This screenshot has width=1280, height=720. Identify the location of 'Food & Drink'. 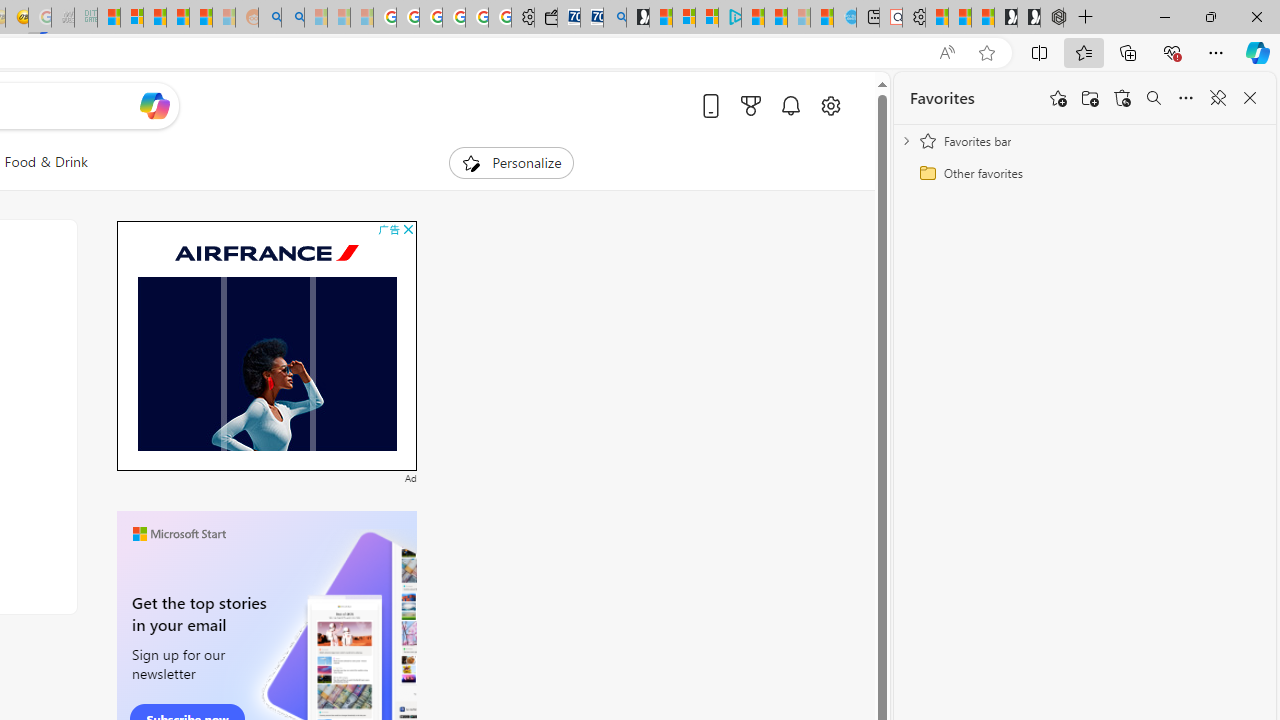
(46, 162).